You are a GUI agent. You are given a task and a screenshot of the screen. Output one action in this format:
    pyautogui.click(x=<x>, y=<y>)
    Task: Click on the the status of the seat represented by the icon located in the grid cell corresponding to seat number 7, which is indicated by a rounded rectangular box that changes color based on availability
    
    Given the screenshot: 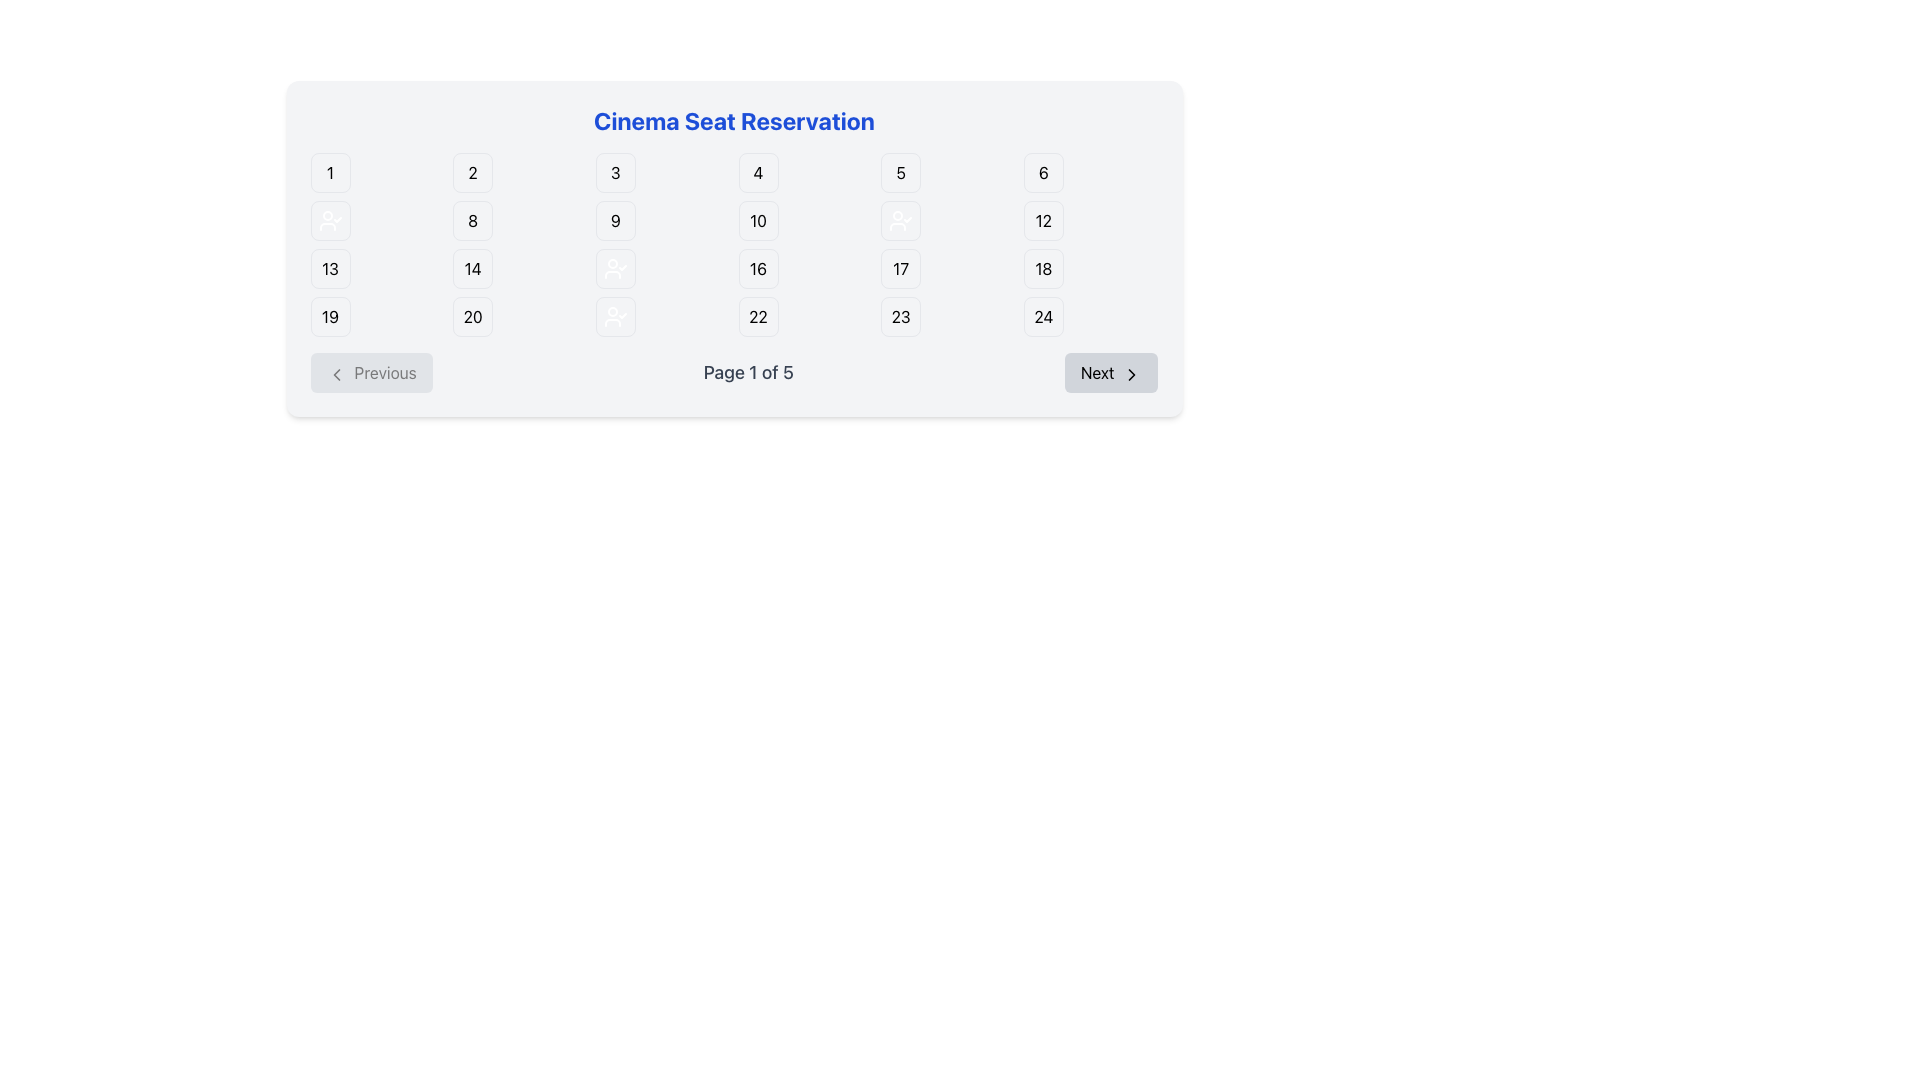 What is the action you would take?
    pyautogui.click(x=330, y=220)
    